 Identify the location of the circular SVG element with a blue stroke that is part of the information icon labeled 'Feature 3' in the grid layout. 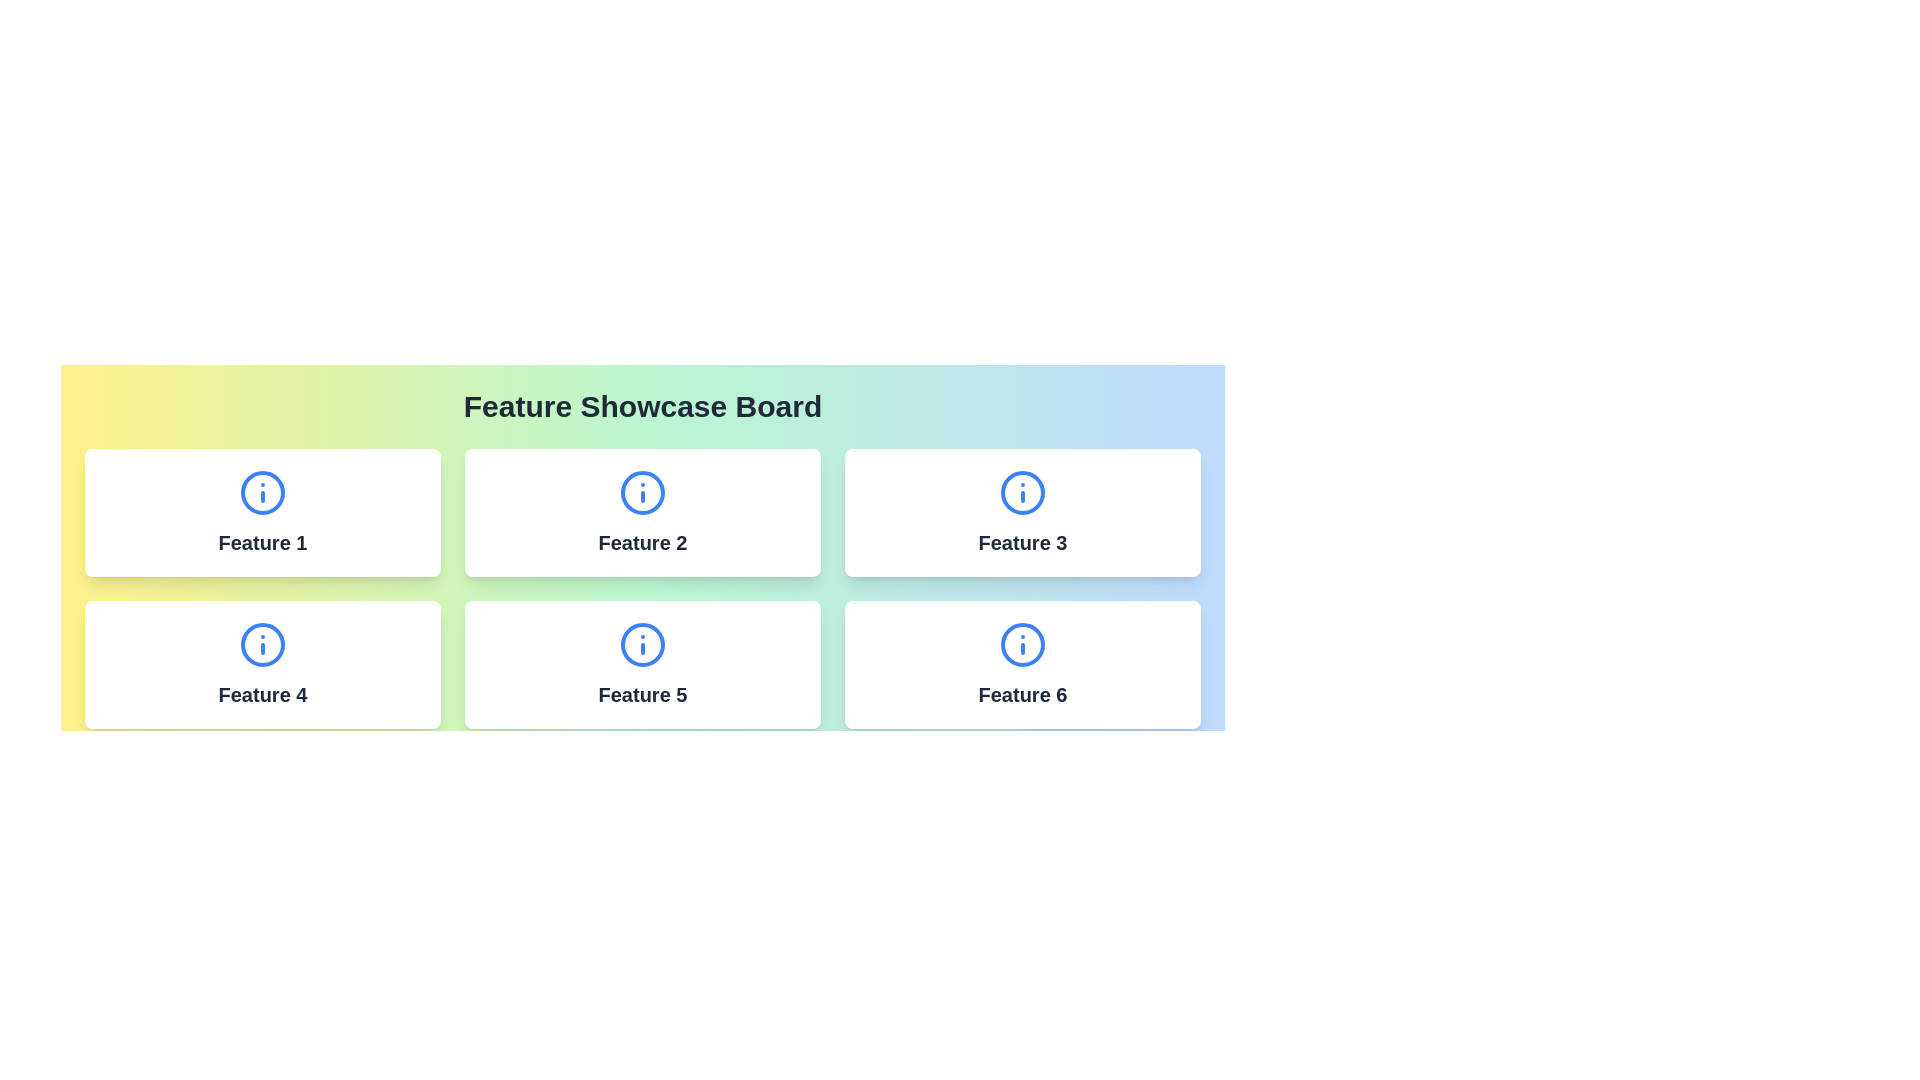
(1022, 493).